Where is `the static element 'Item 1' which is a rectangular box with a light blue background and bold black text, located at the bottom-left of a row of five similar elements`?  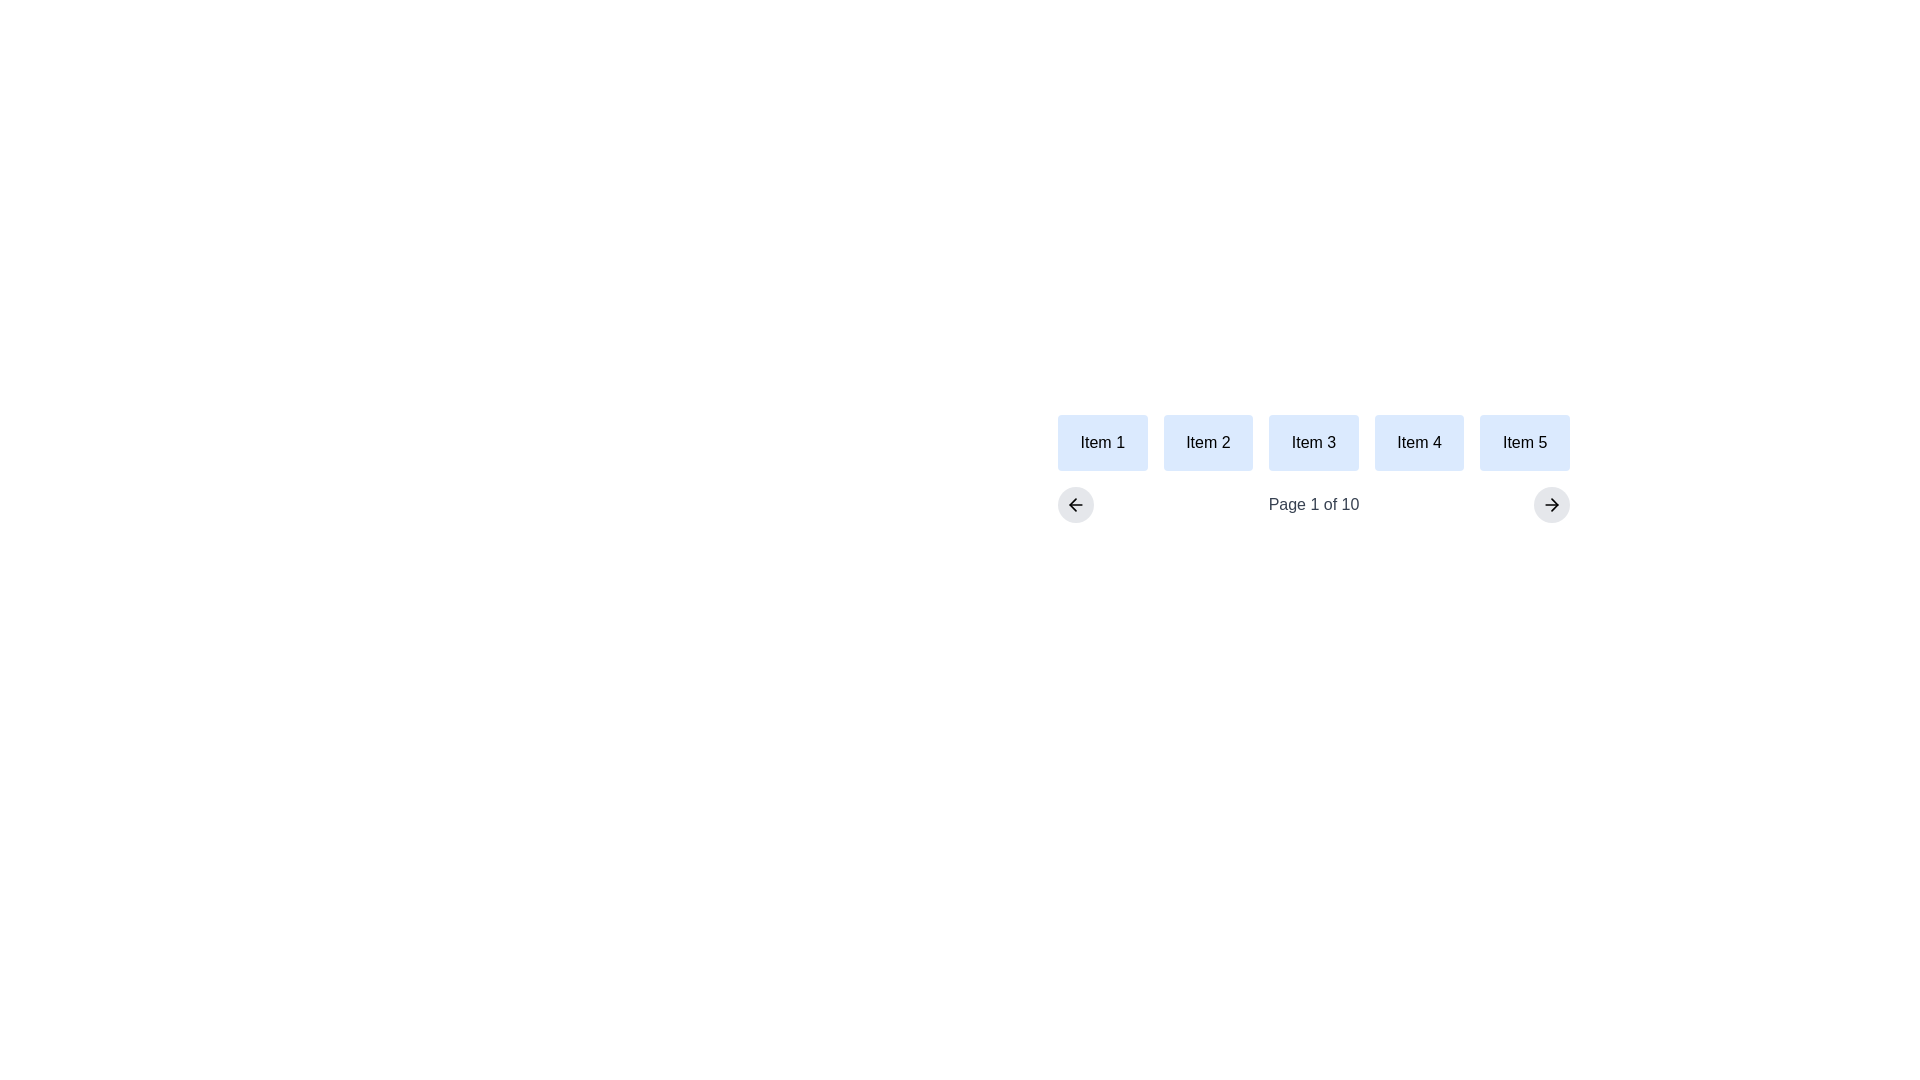
the static element 'Item 1' which is a rectangular box with a light blue background and bold black text, located at the bottom-left of a row of five similar elements is located at coordinates (1101, 442).